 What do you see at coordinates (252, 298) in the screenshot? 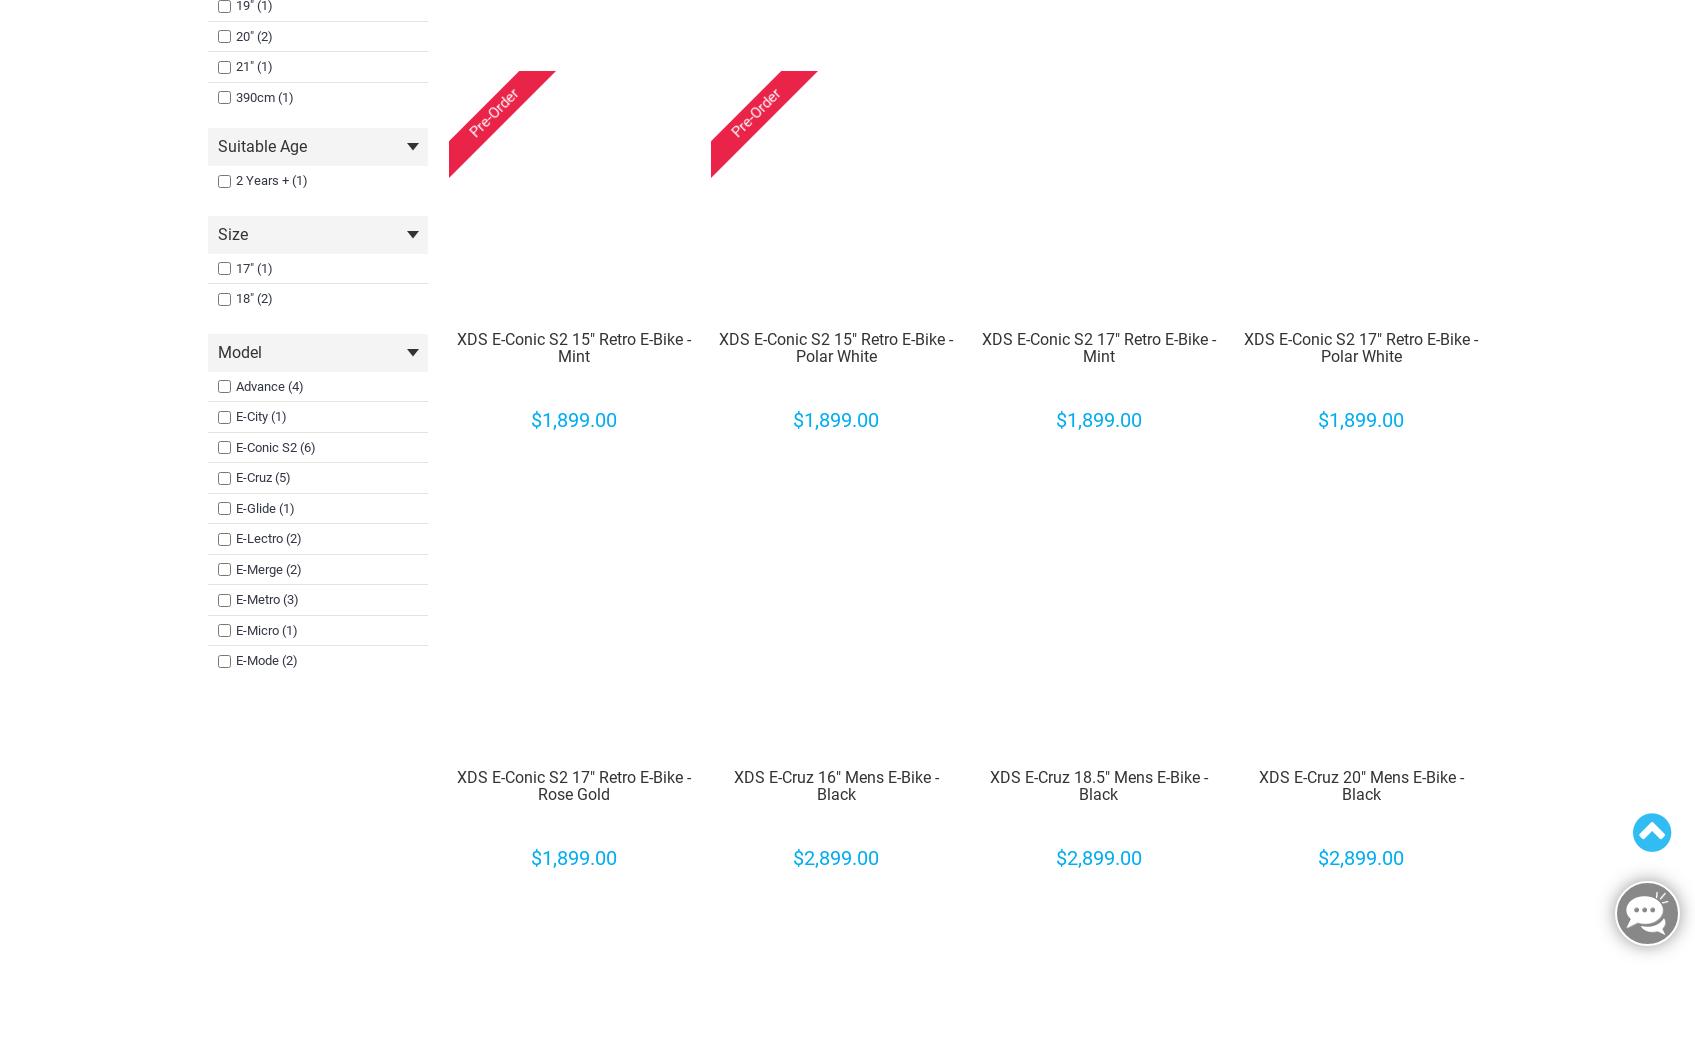
I see `'18" (2)'` at bounding box center [252, 298].